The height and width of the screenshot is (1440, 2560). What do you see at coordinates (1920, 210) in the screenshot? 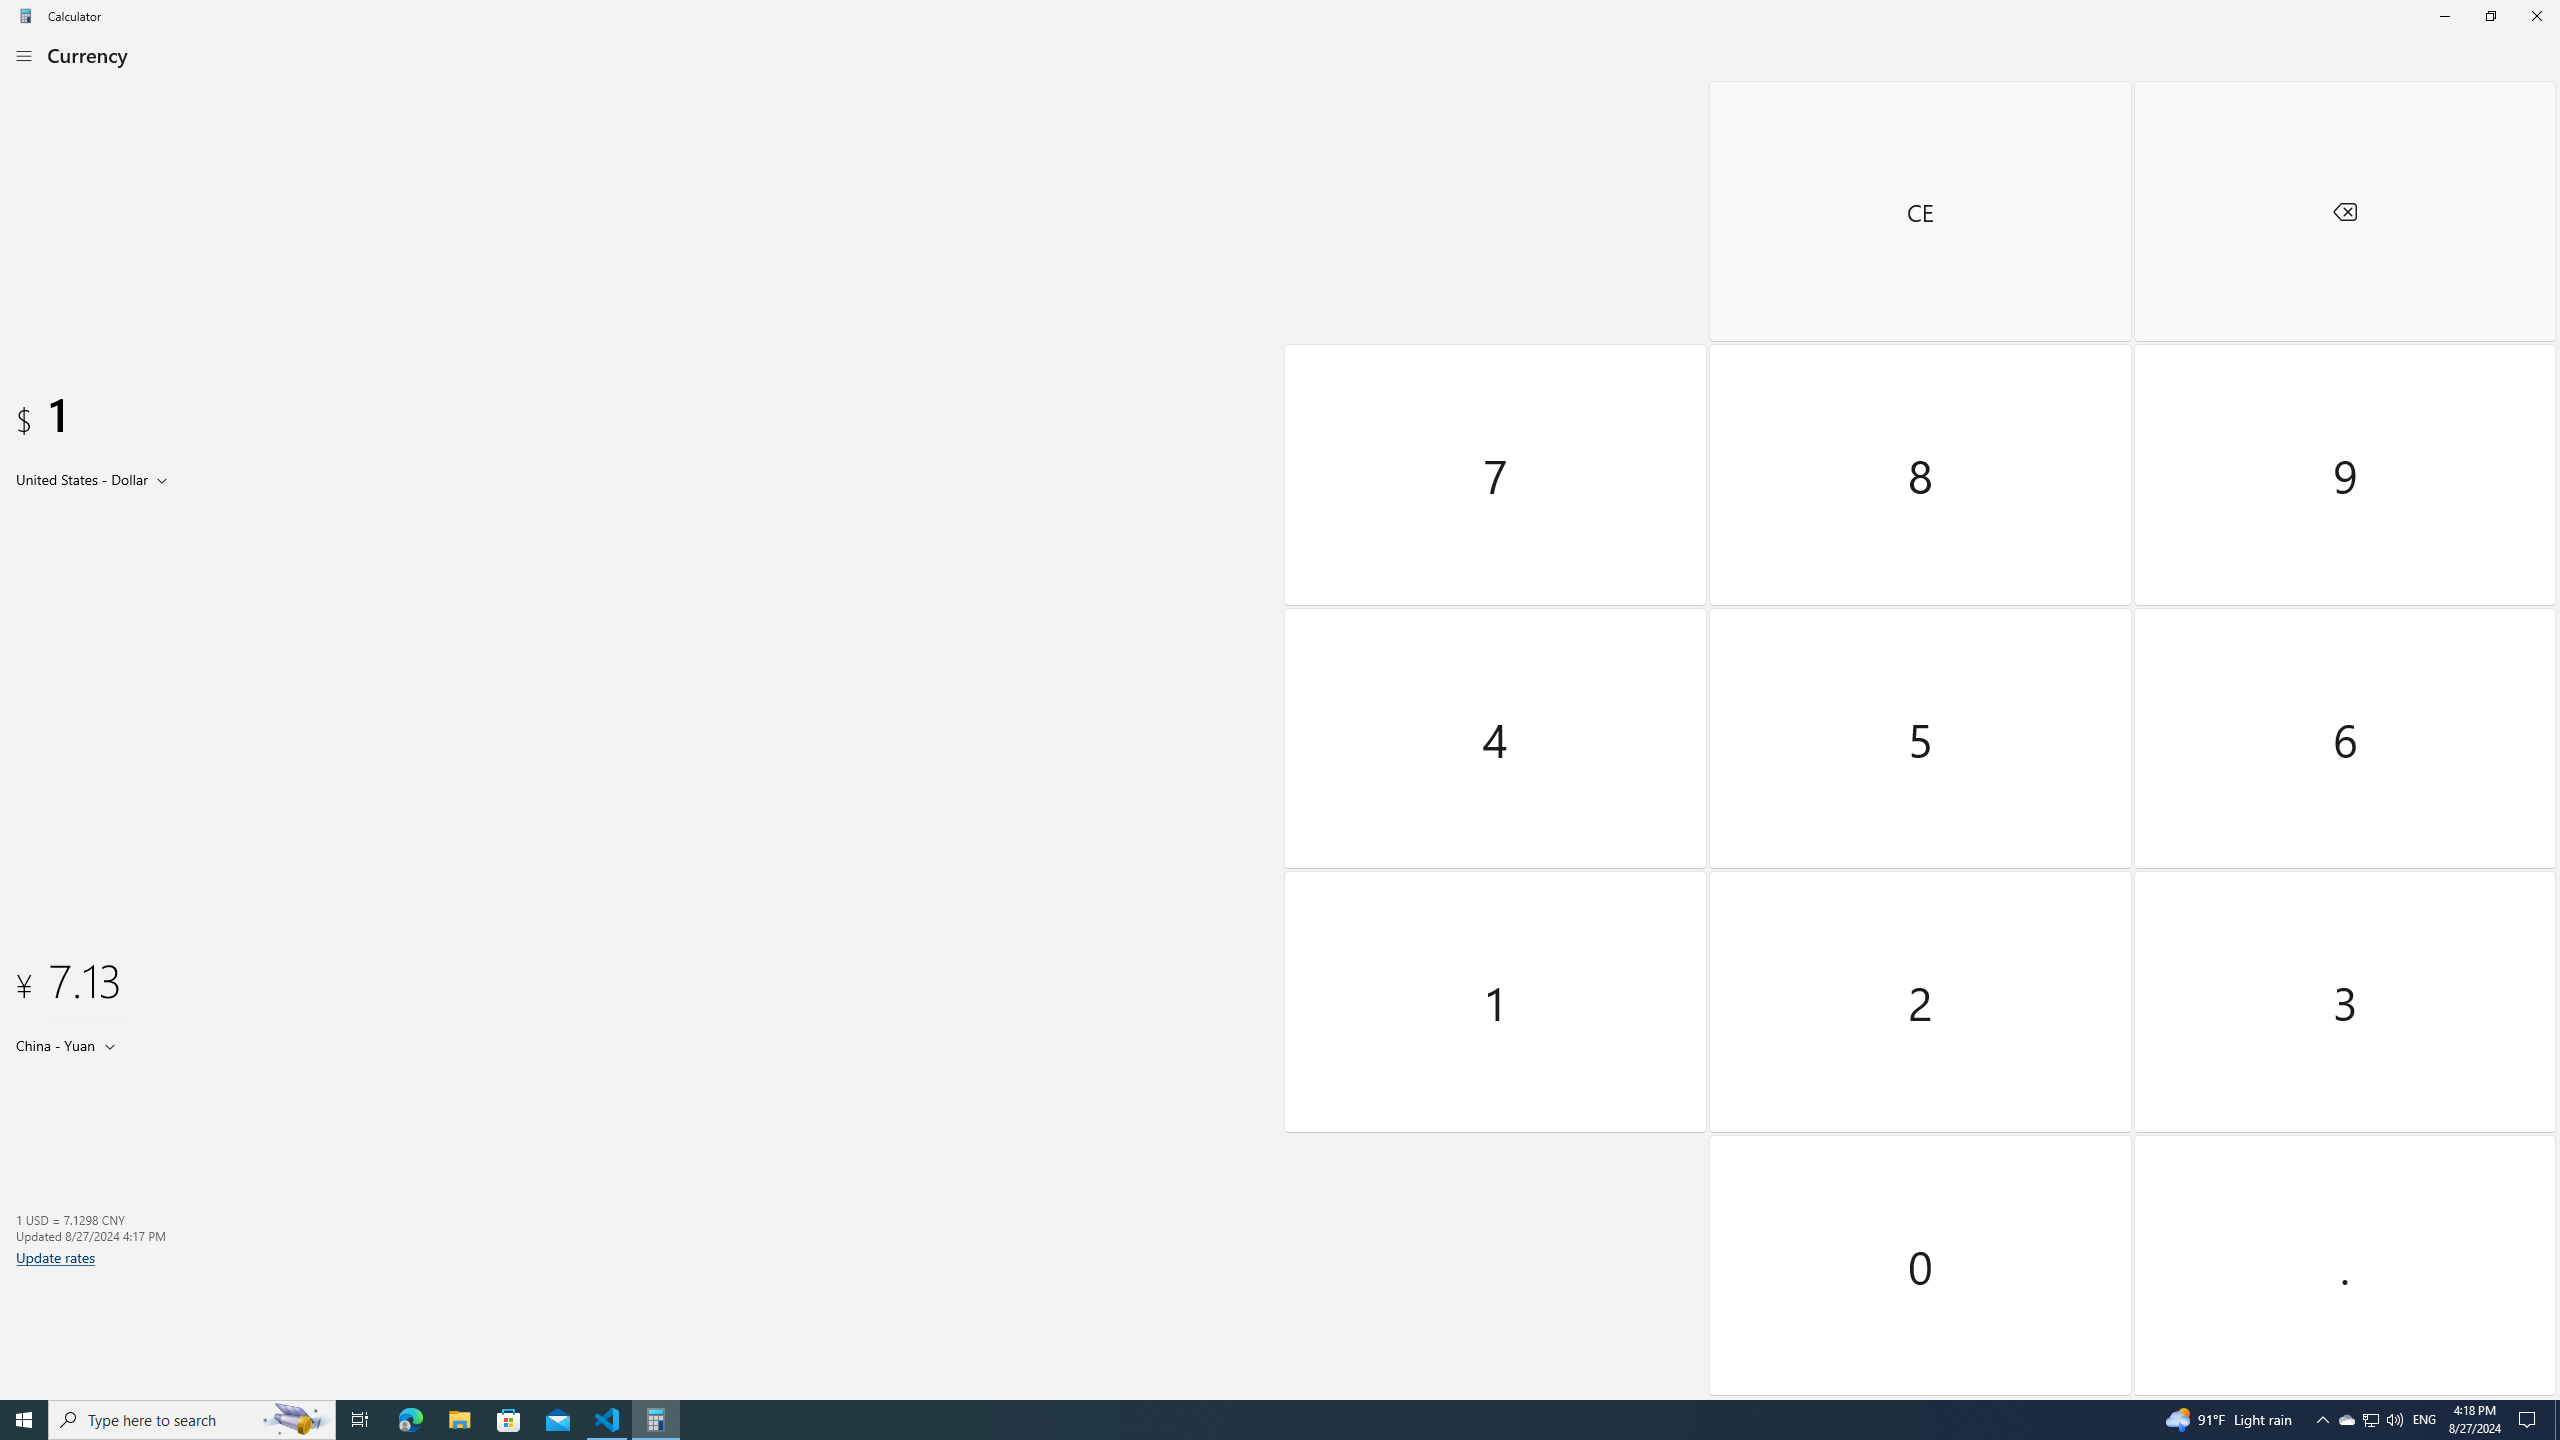
I see `'Clear entry'` at bounding box center [1920, 210].